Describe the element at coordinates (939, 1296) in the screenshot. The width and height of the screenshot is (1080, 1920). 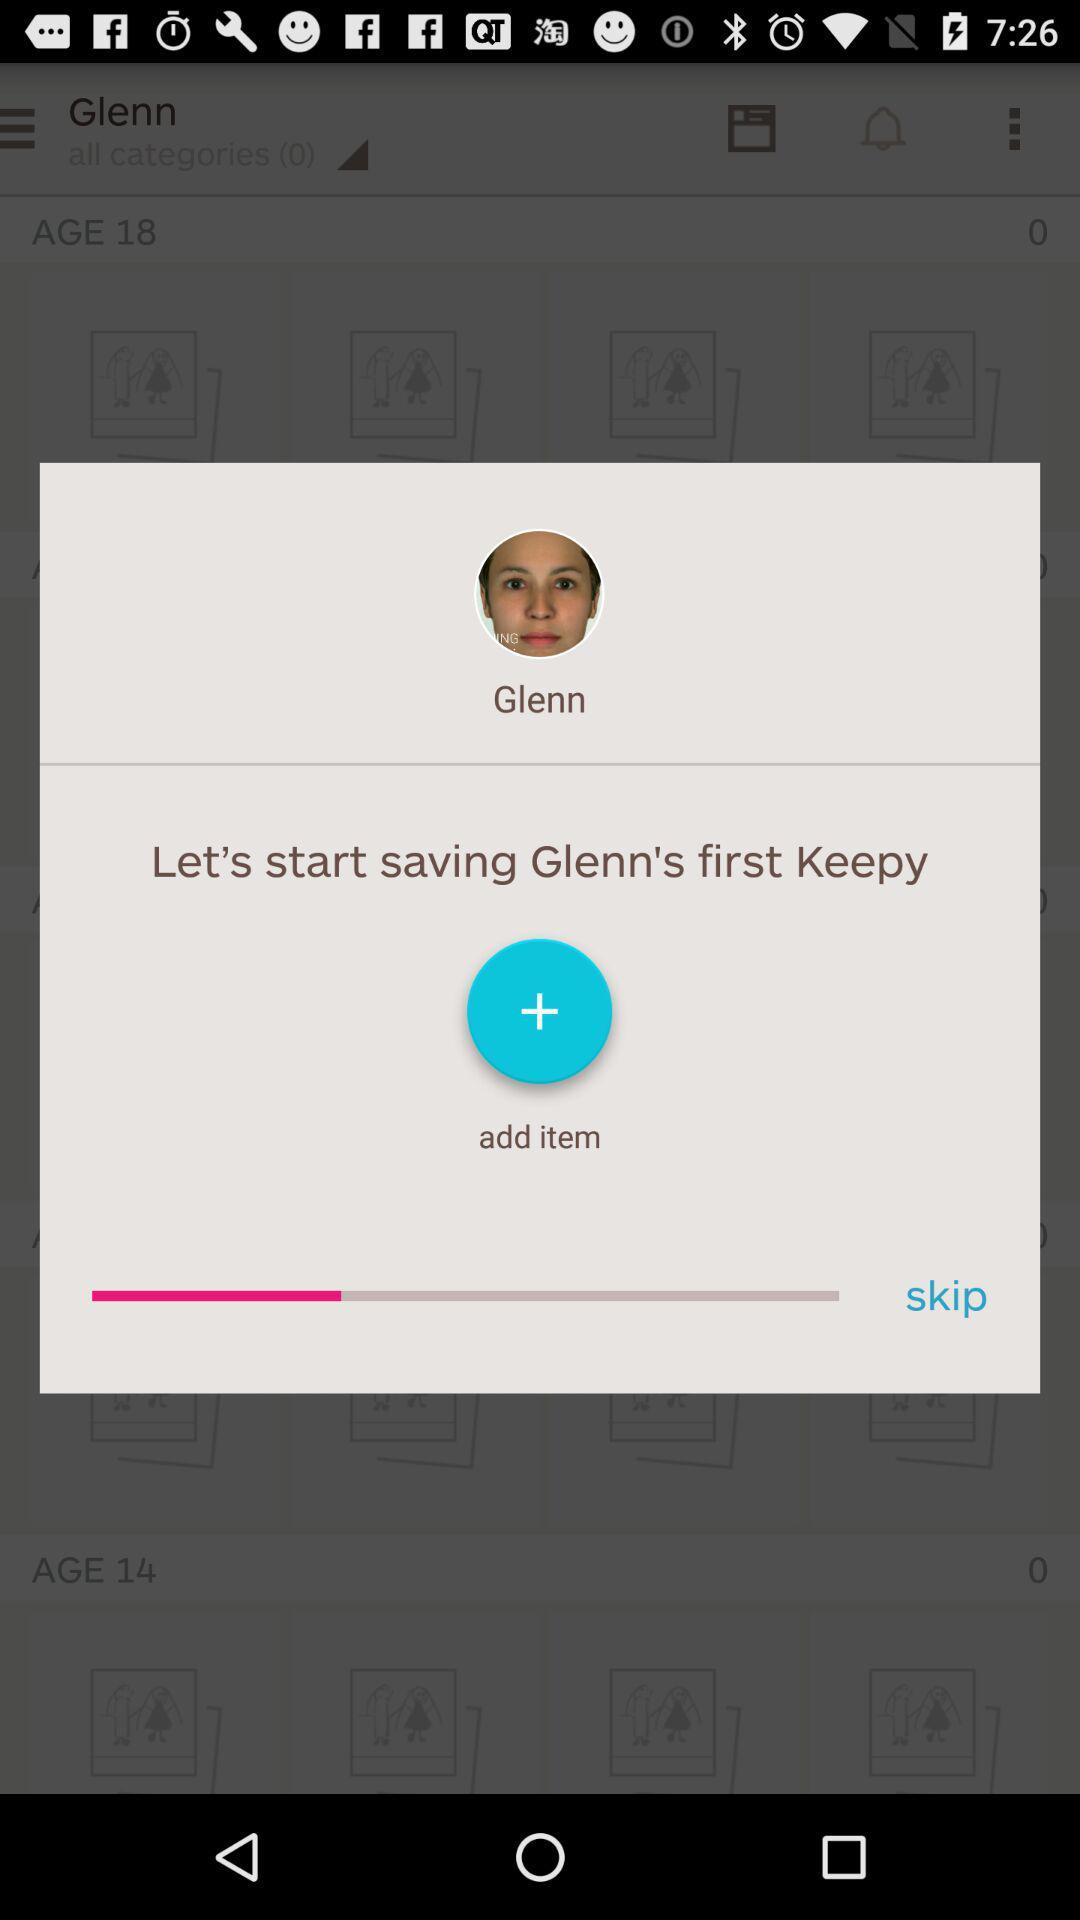
I see `item below let s start app` at that location.